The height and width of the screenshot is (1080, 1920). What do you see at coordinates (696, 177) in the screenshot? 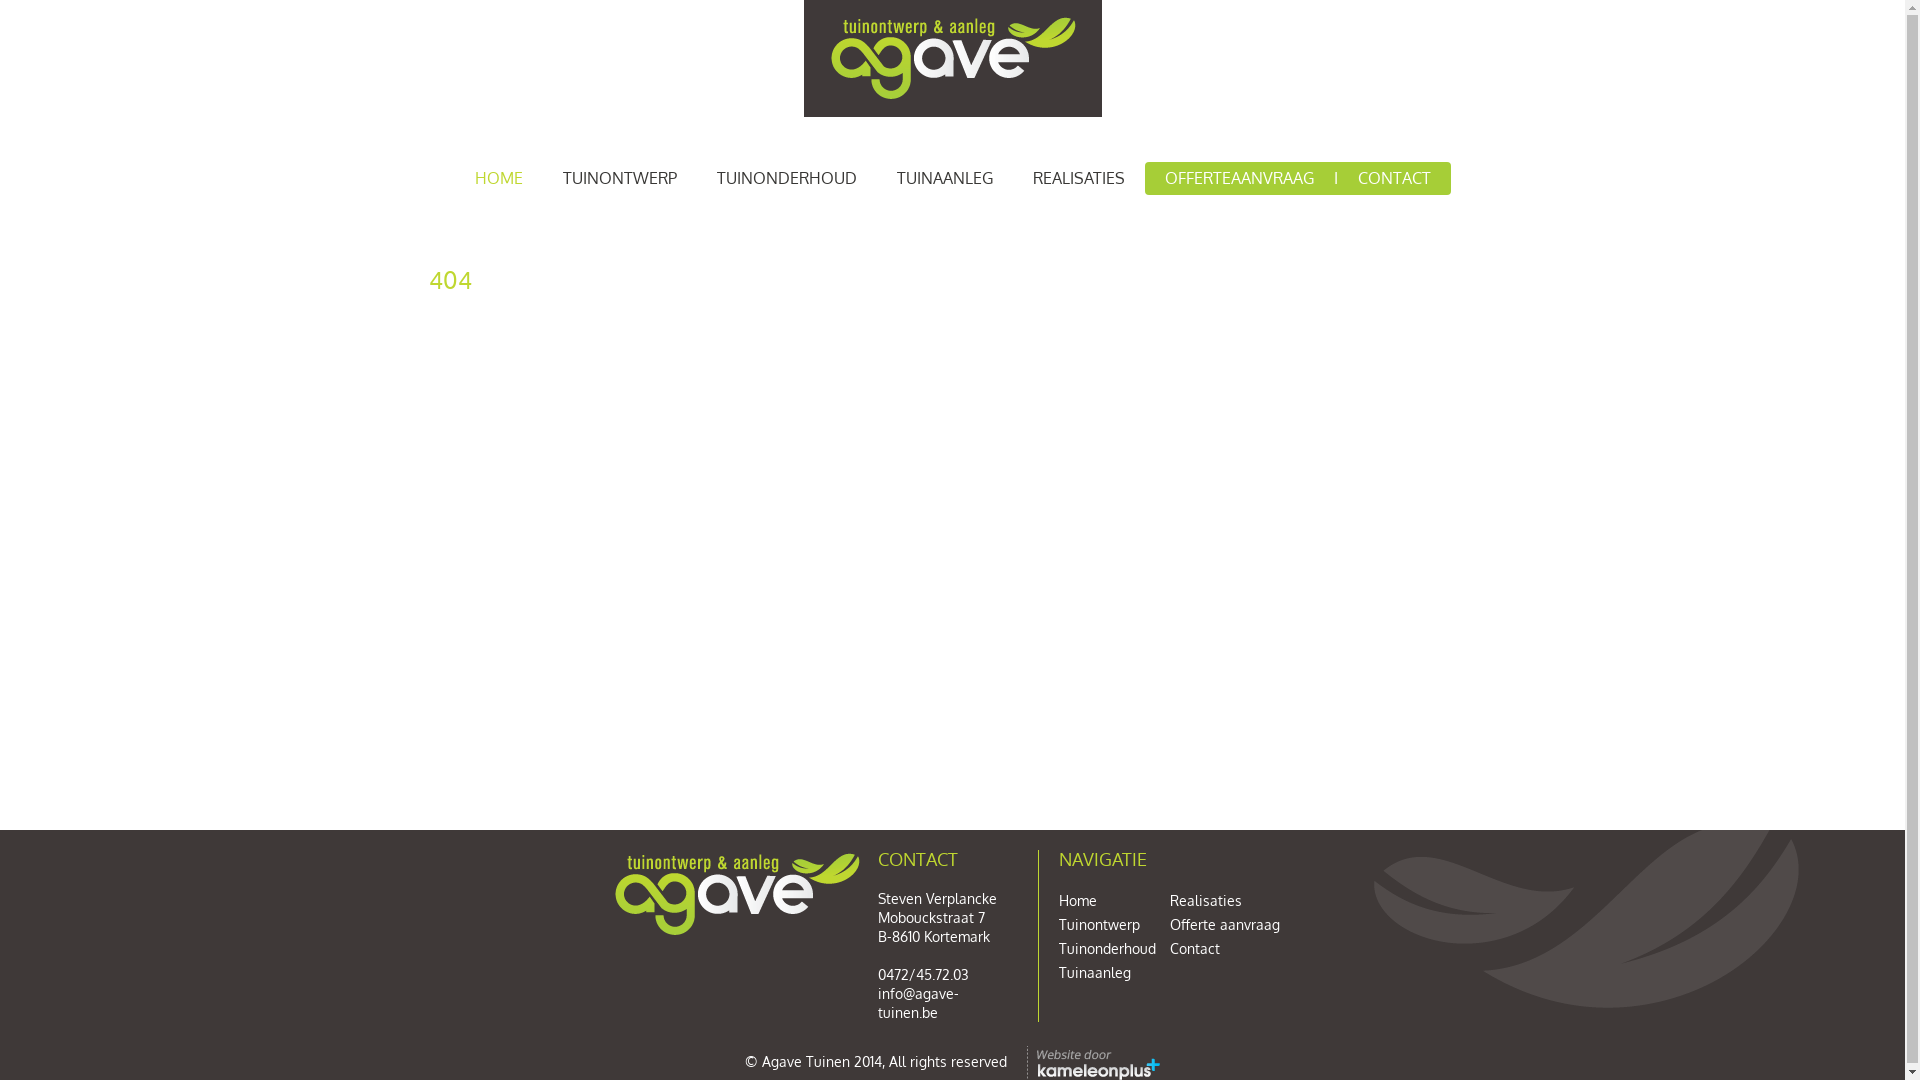
I see `'TUINONDERHOUD'` at bounding box center [696, 177].